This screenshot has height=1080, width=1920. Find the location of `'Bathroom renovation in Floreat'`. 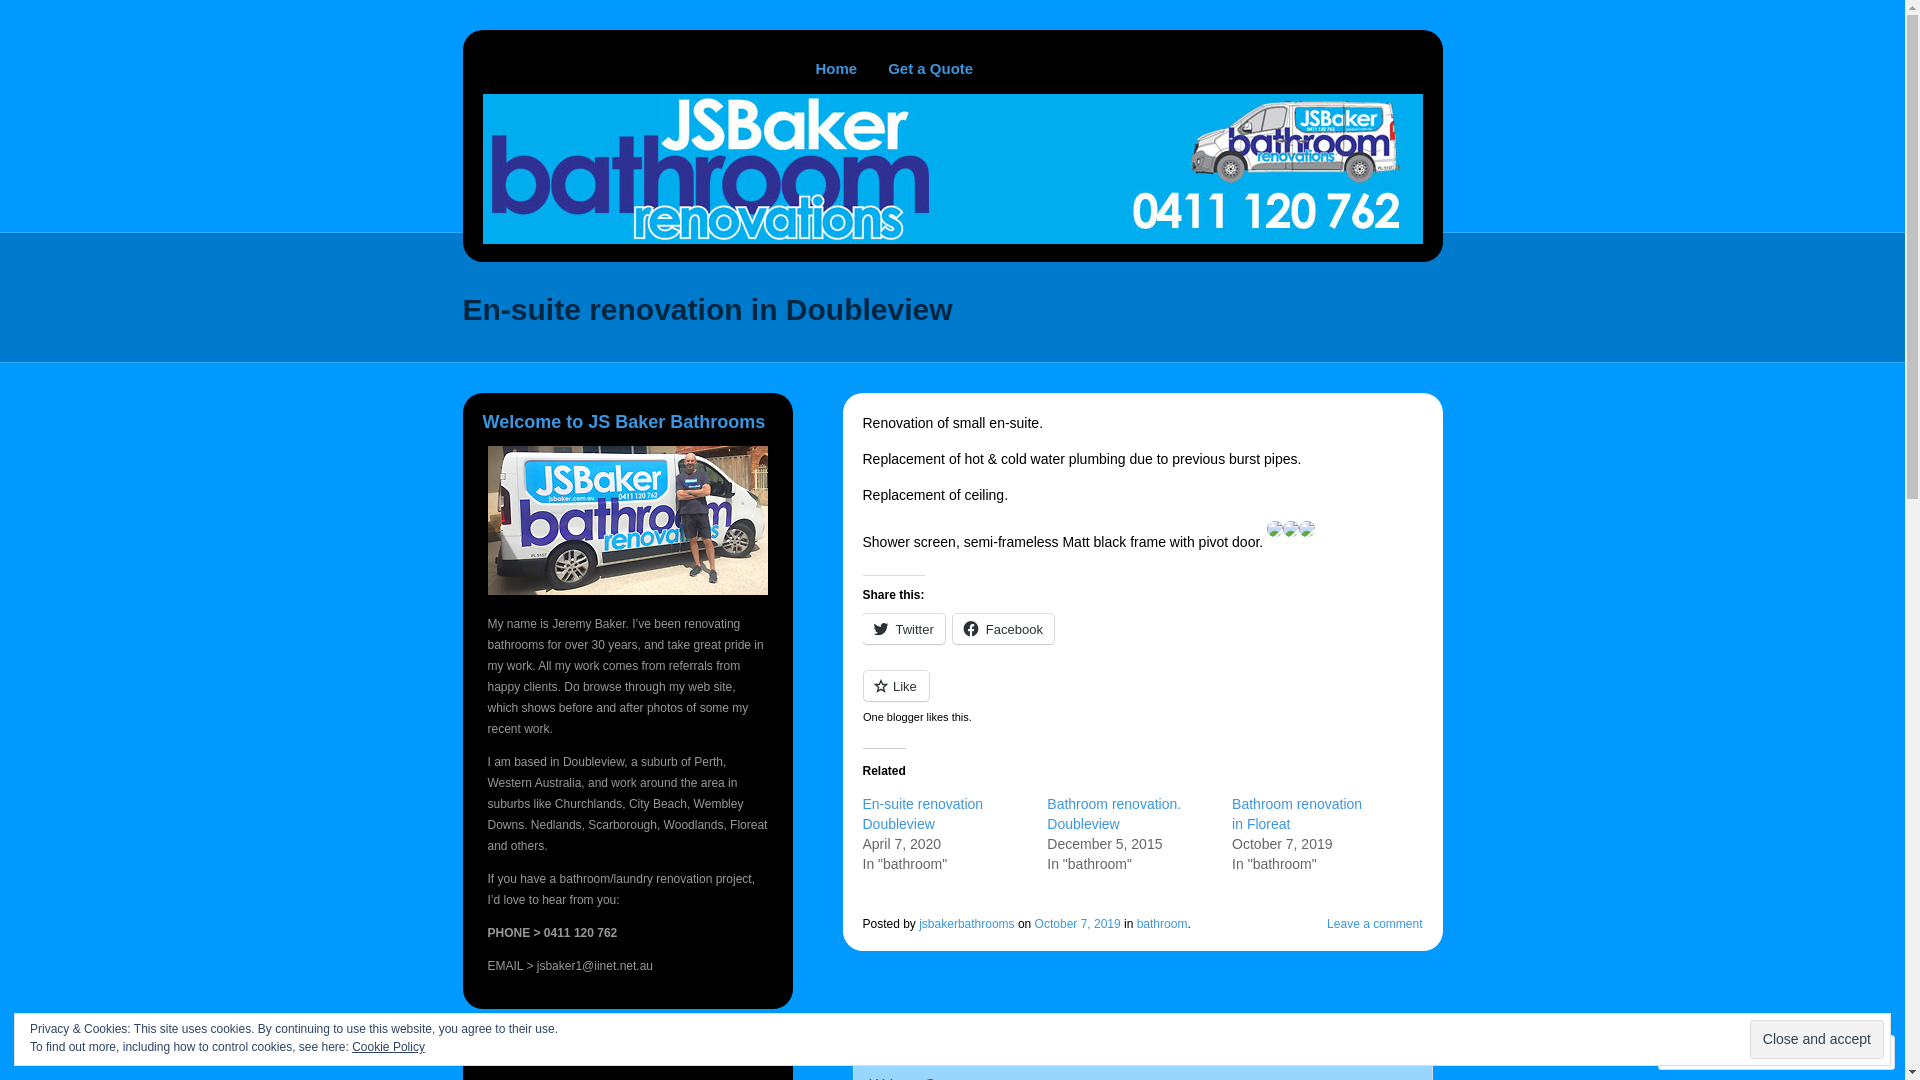

'Bathroom renovation in Floreat' is located at coordinates (1231, 813).